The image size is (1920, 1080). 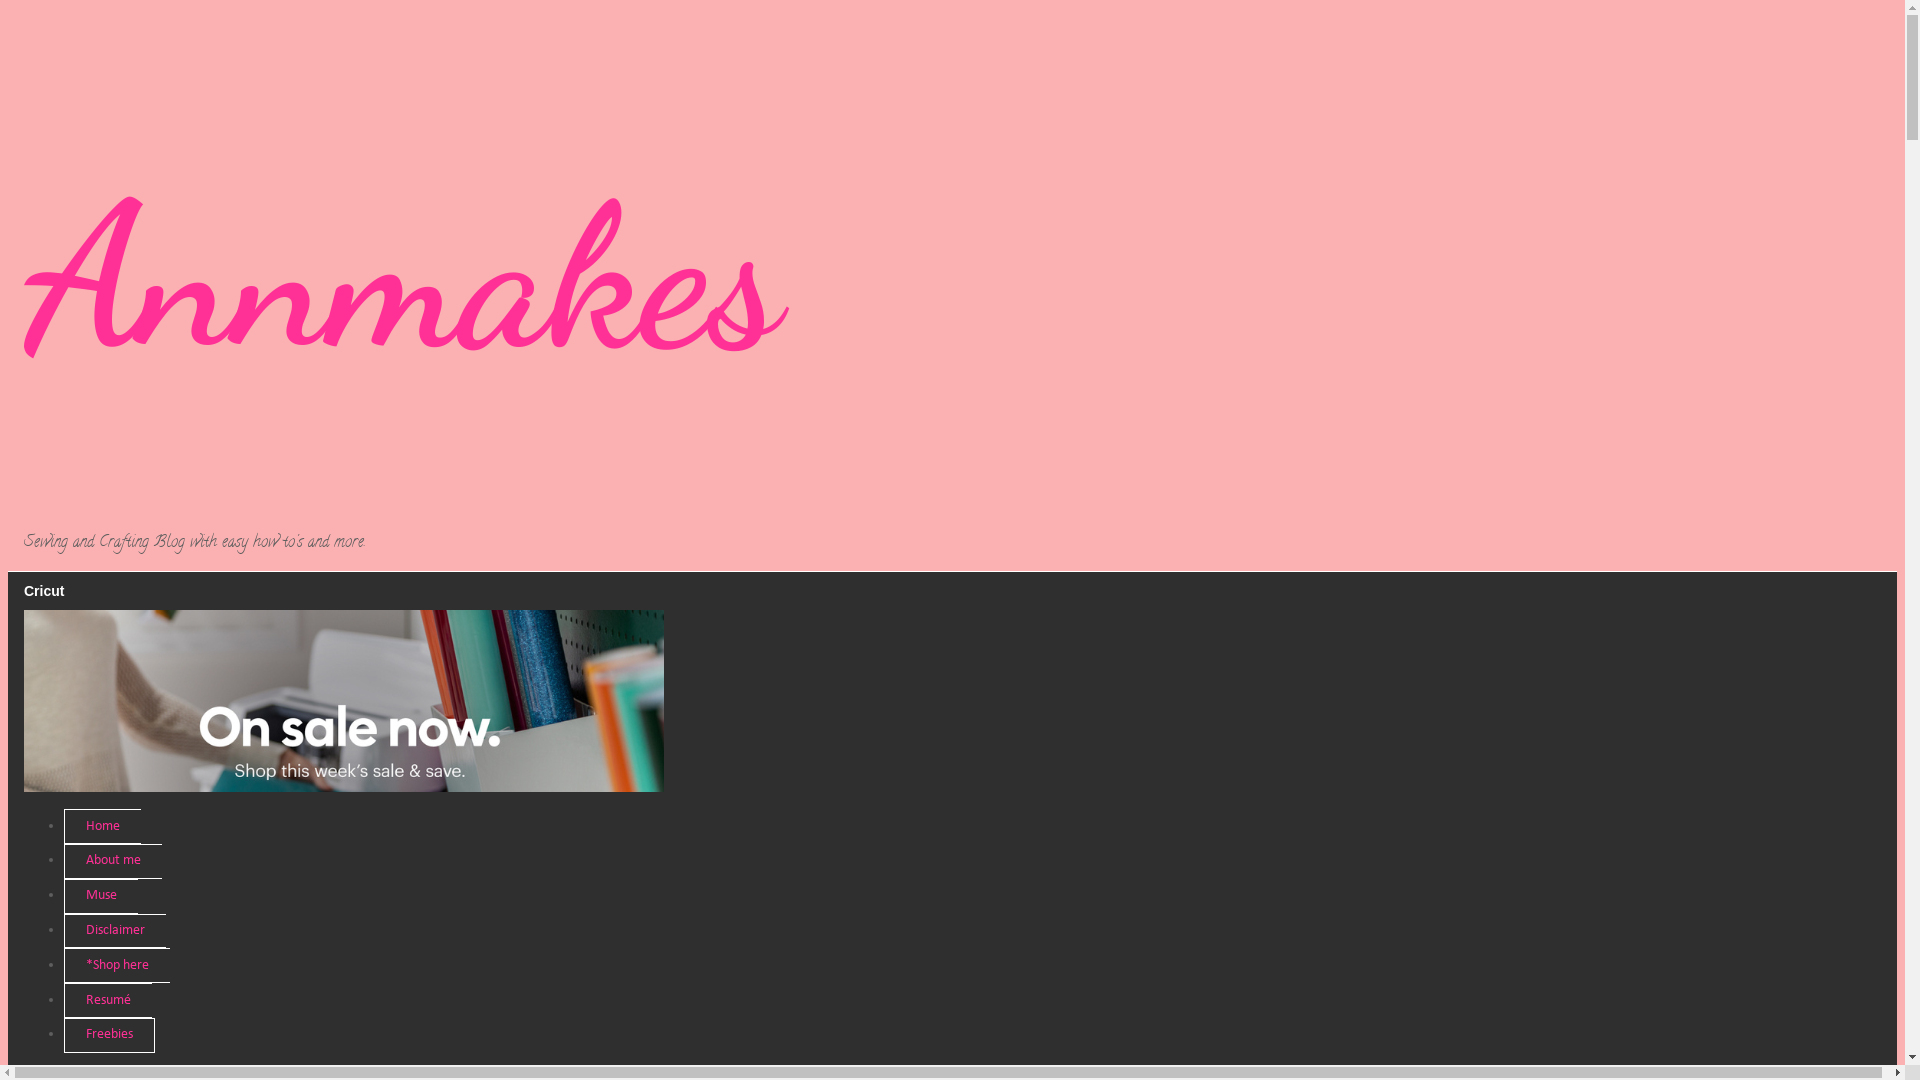 I want to click on 'About me', so click(x=112, y=860).